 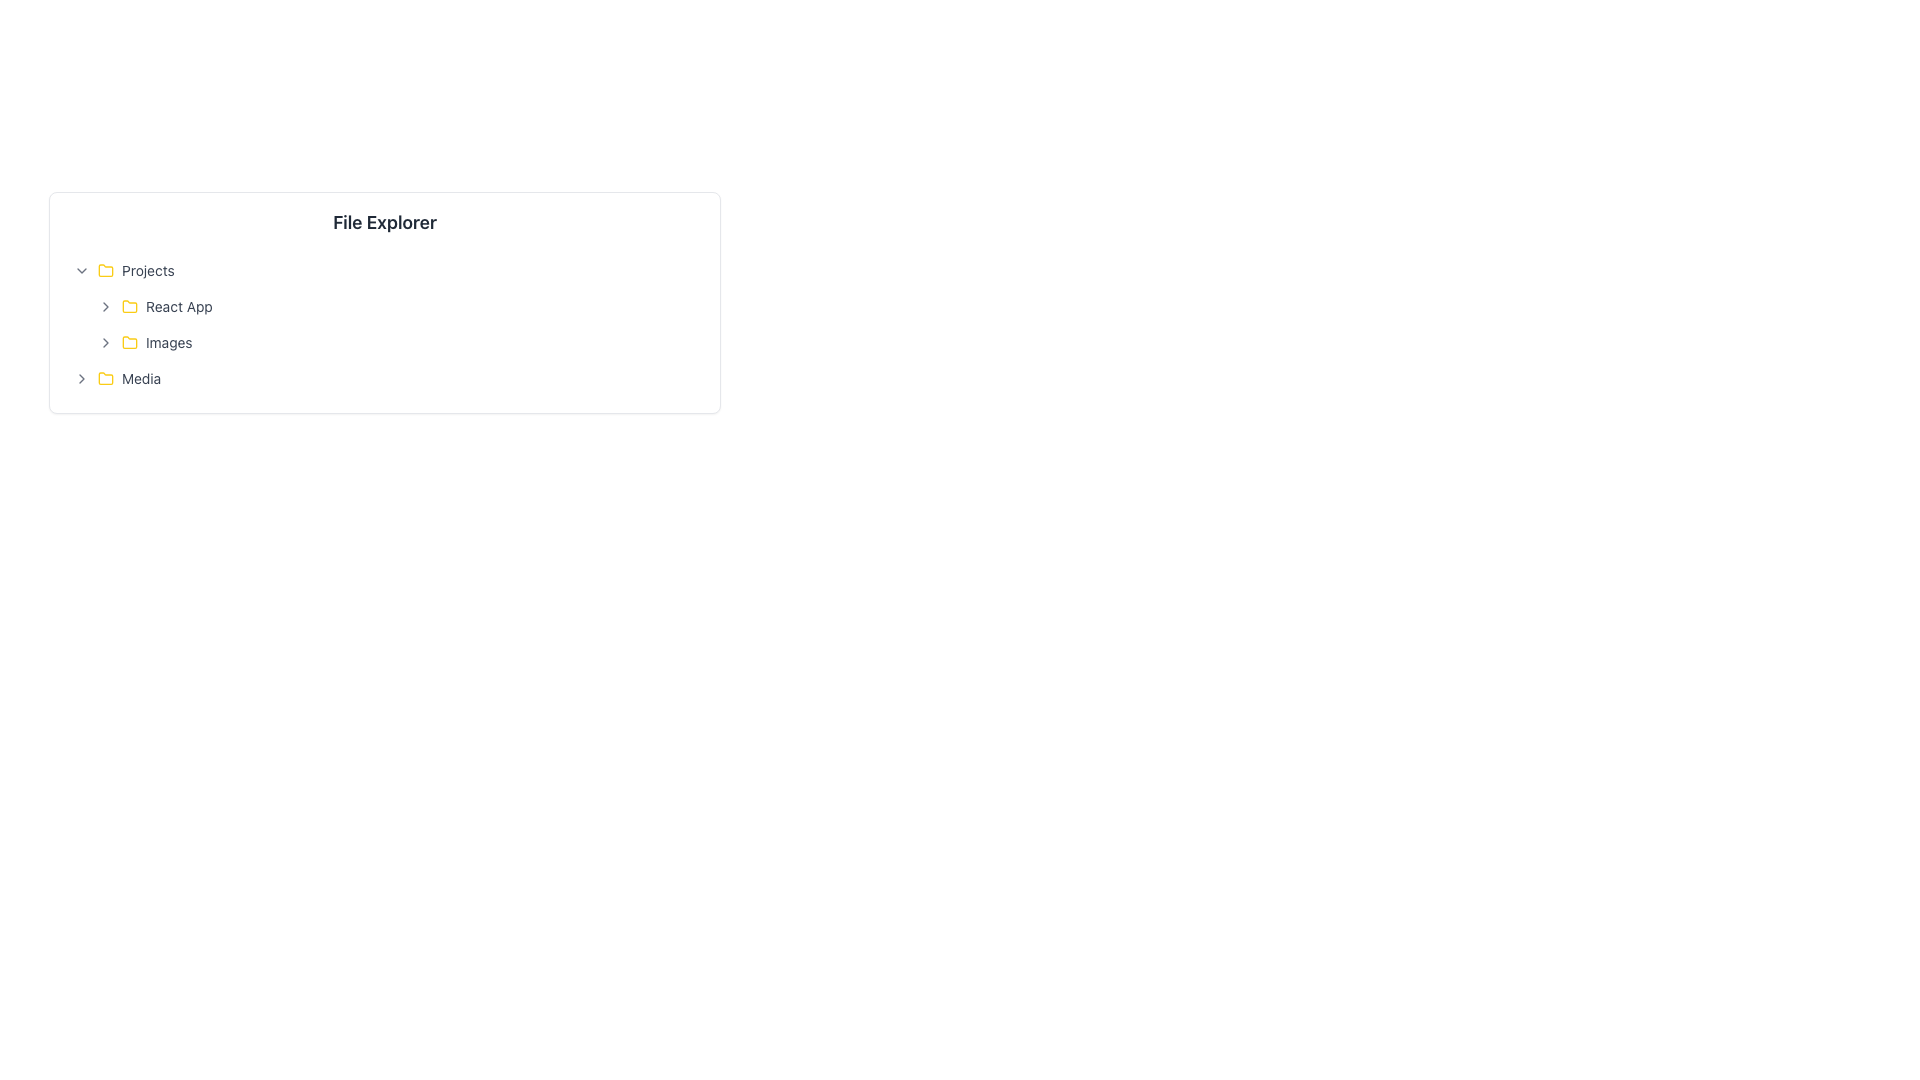 I want to click on the 'React App' folder, so click(x=397, y=307).